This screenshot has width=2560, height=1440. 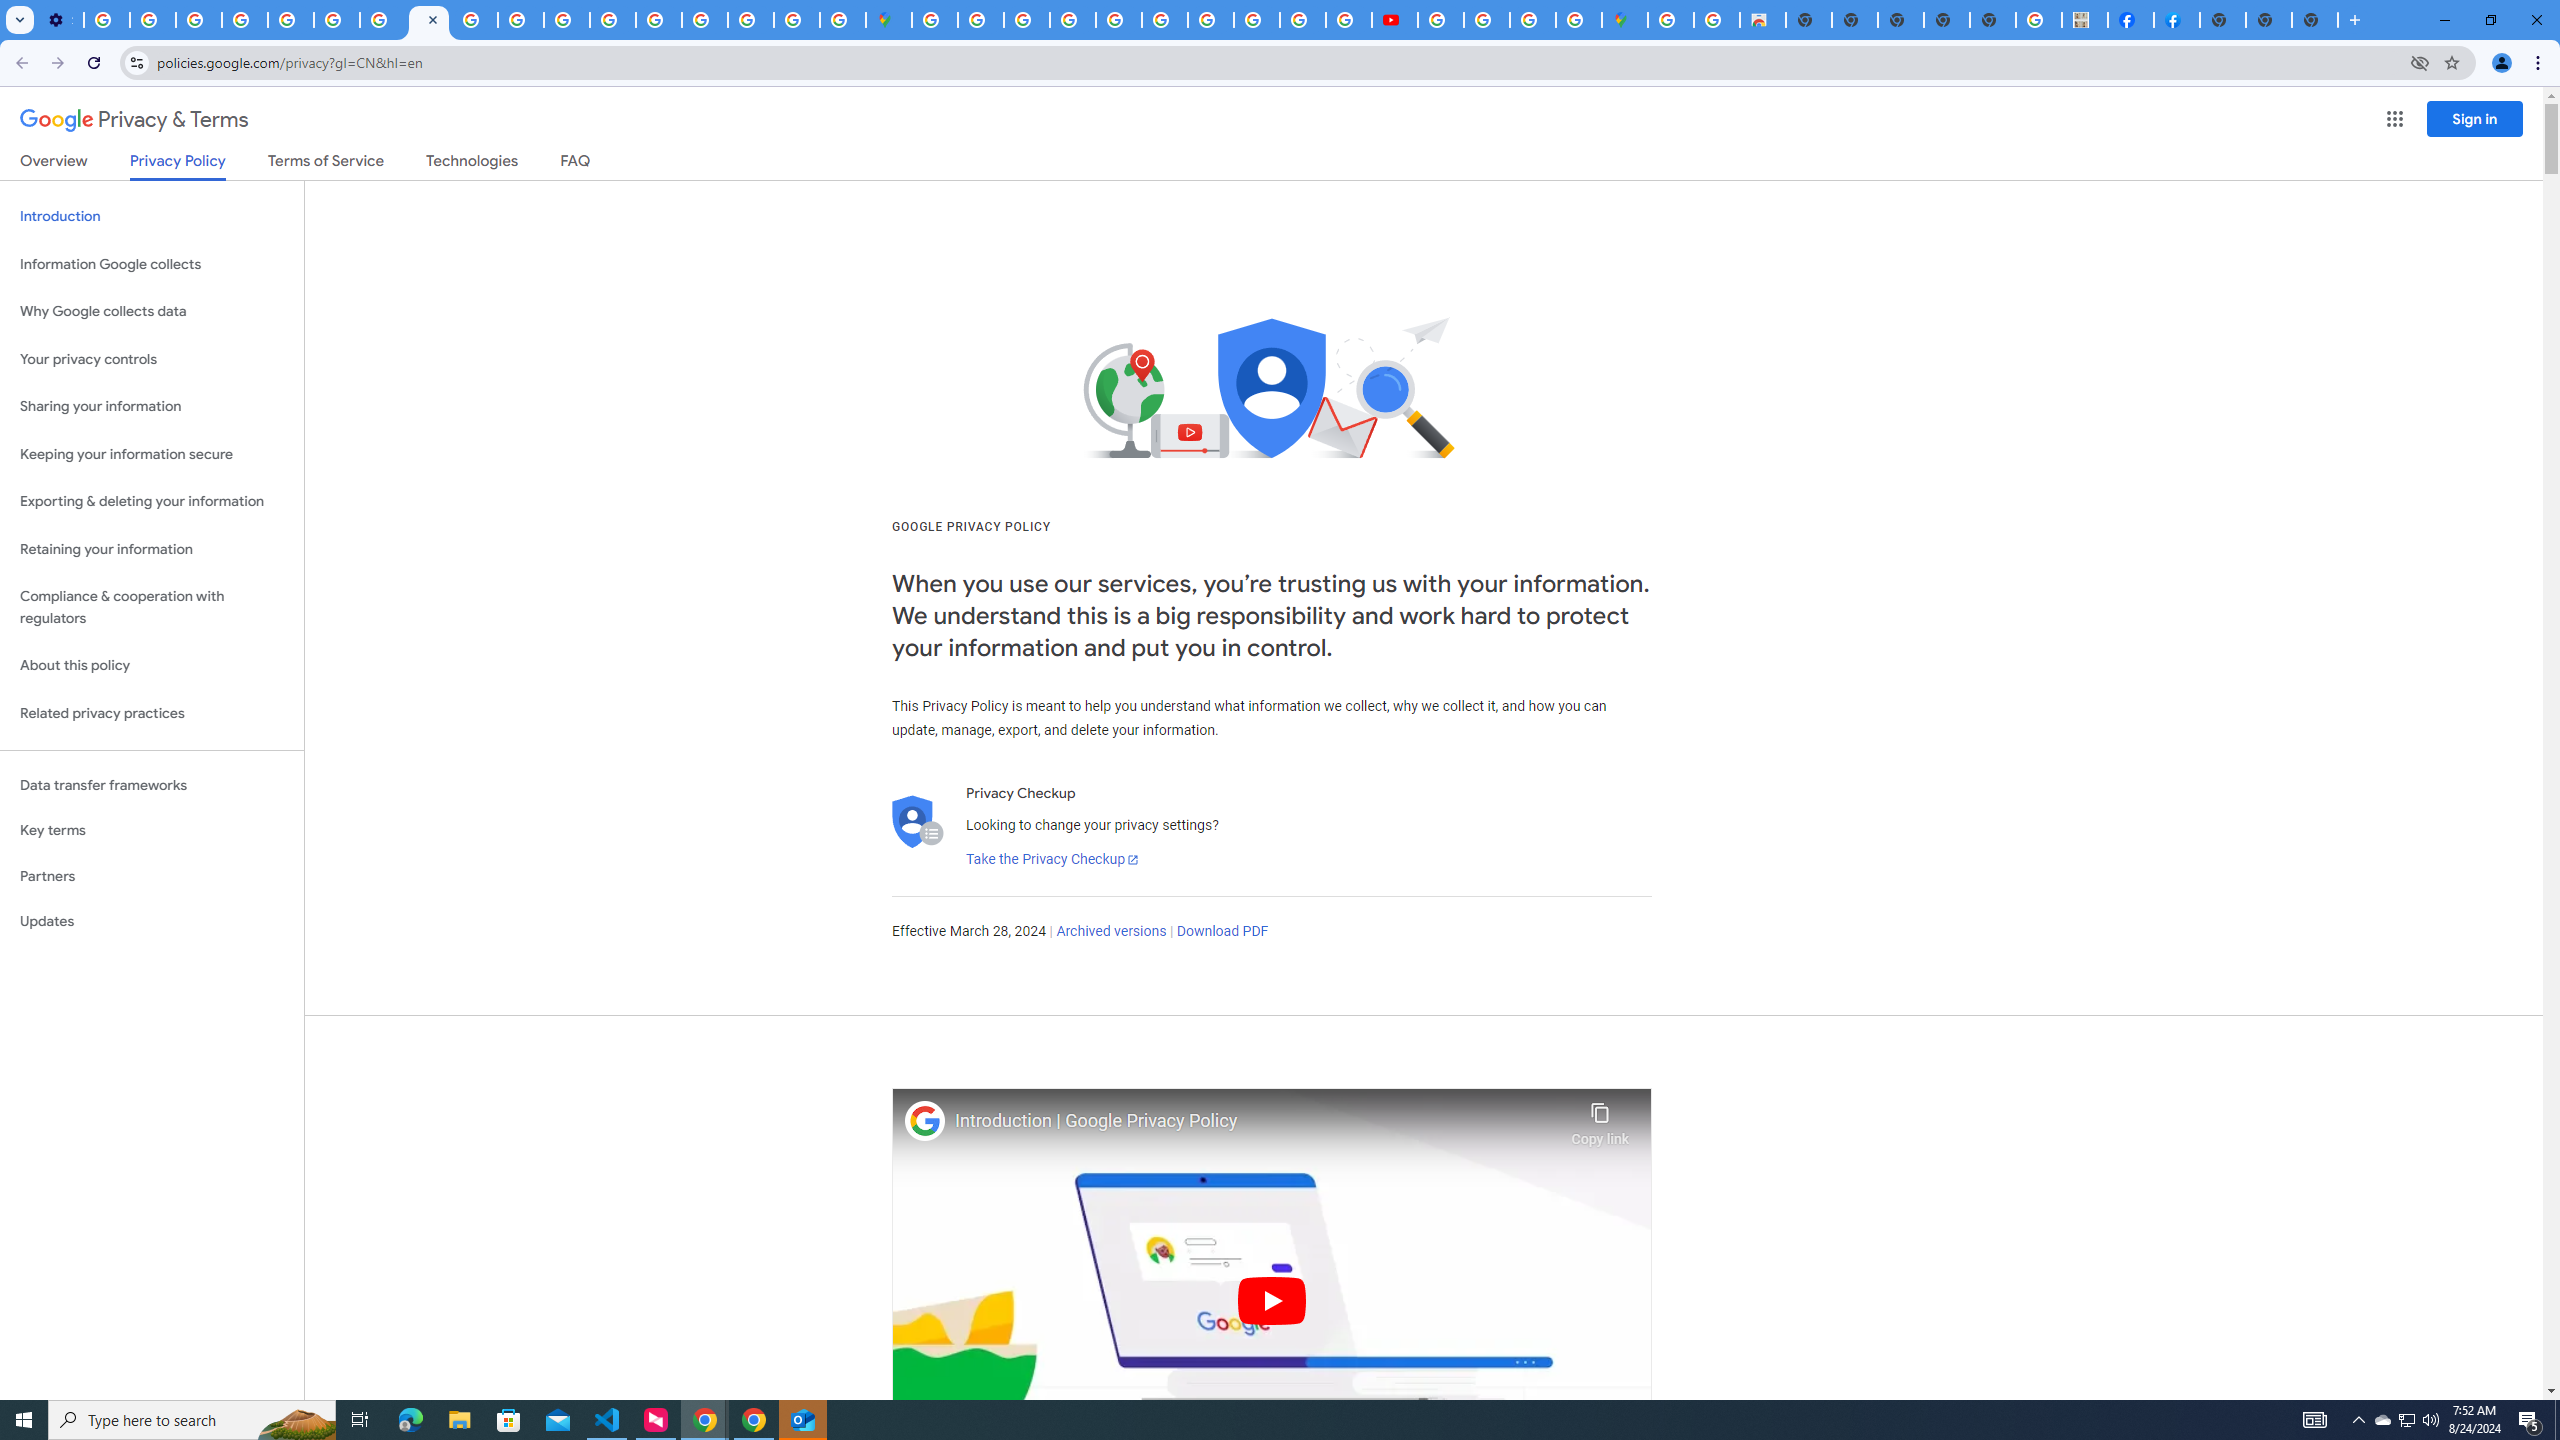 I want to click on 'Keeping your information secure', so click(x=151, y=455).